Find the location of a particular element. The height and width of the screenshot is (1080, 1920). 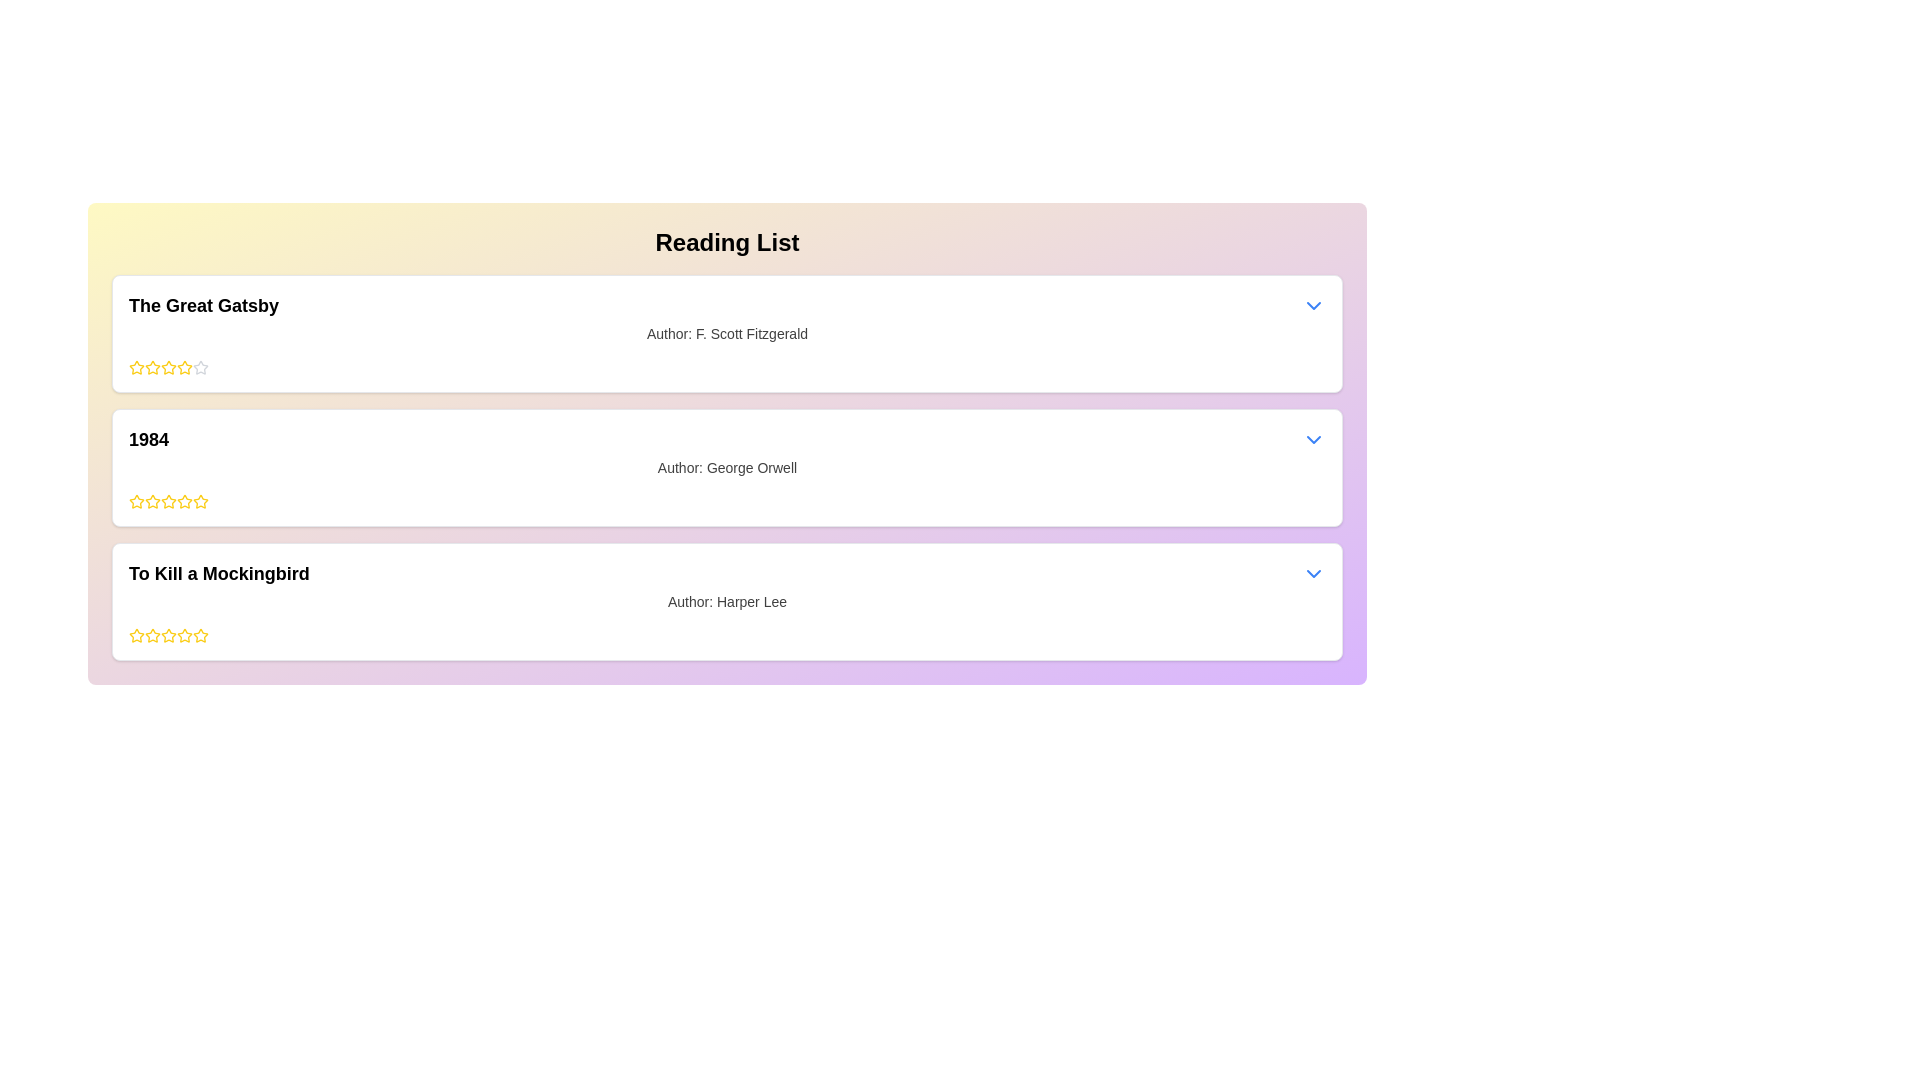

the sixth star in the rating indicator for the book 'The Great Gatsby', located under the book title in the reading list is located at coordinates (185, 367).